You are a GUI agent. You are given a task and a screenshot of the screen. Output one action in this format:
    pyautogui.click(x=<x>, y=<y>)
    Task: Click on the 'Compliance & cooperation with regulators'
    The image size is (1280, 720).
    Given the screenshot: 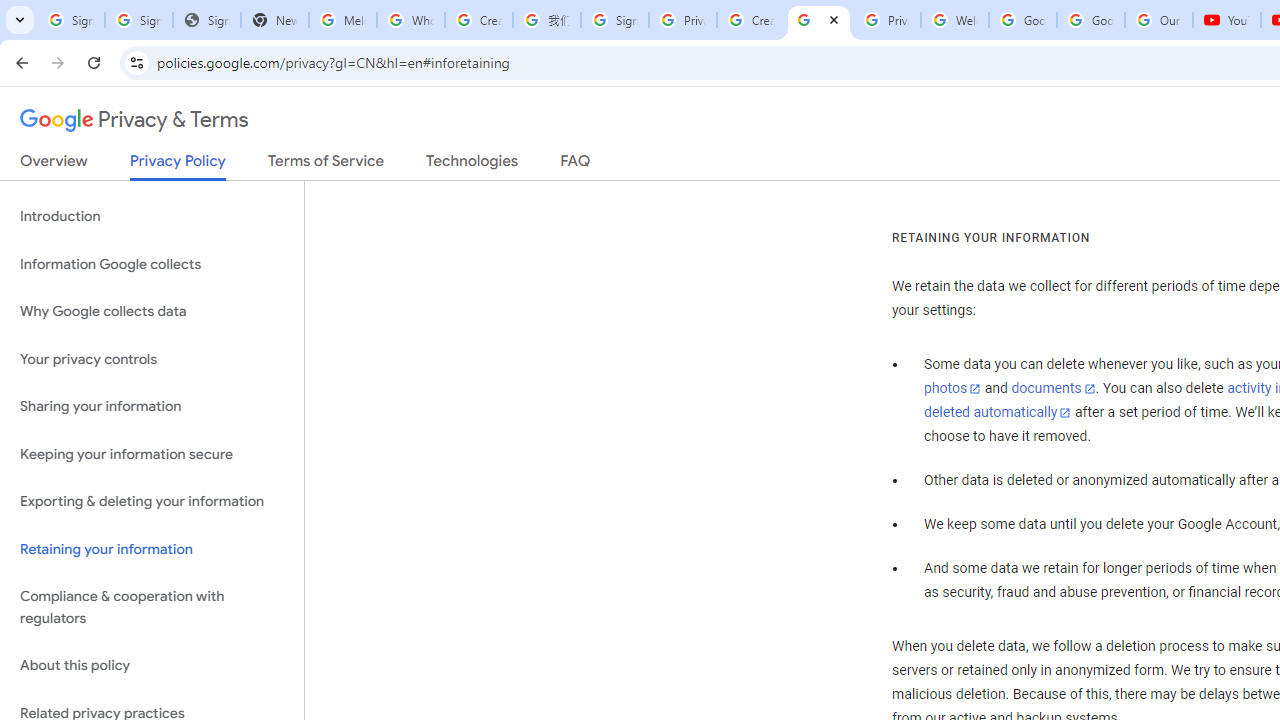 What is the action you would take?
    pyautogui.click(x=151, y=607)
    